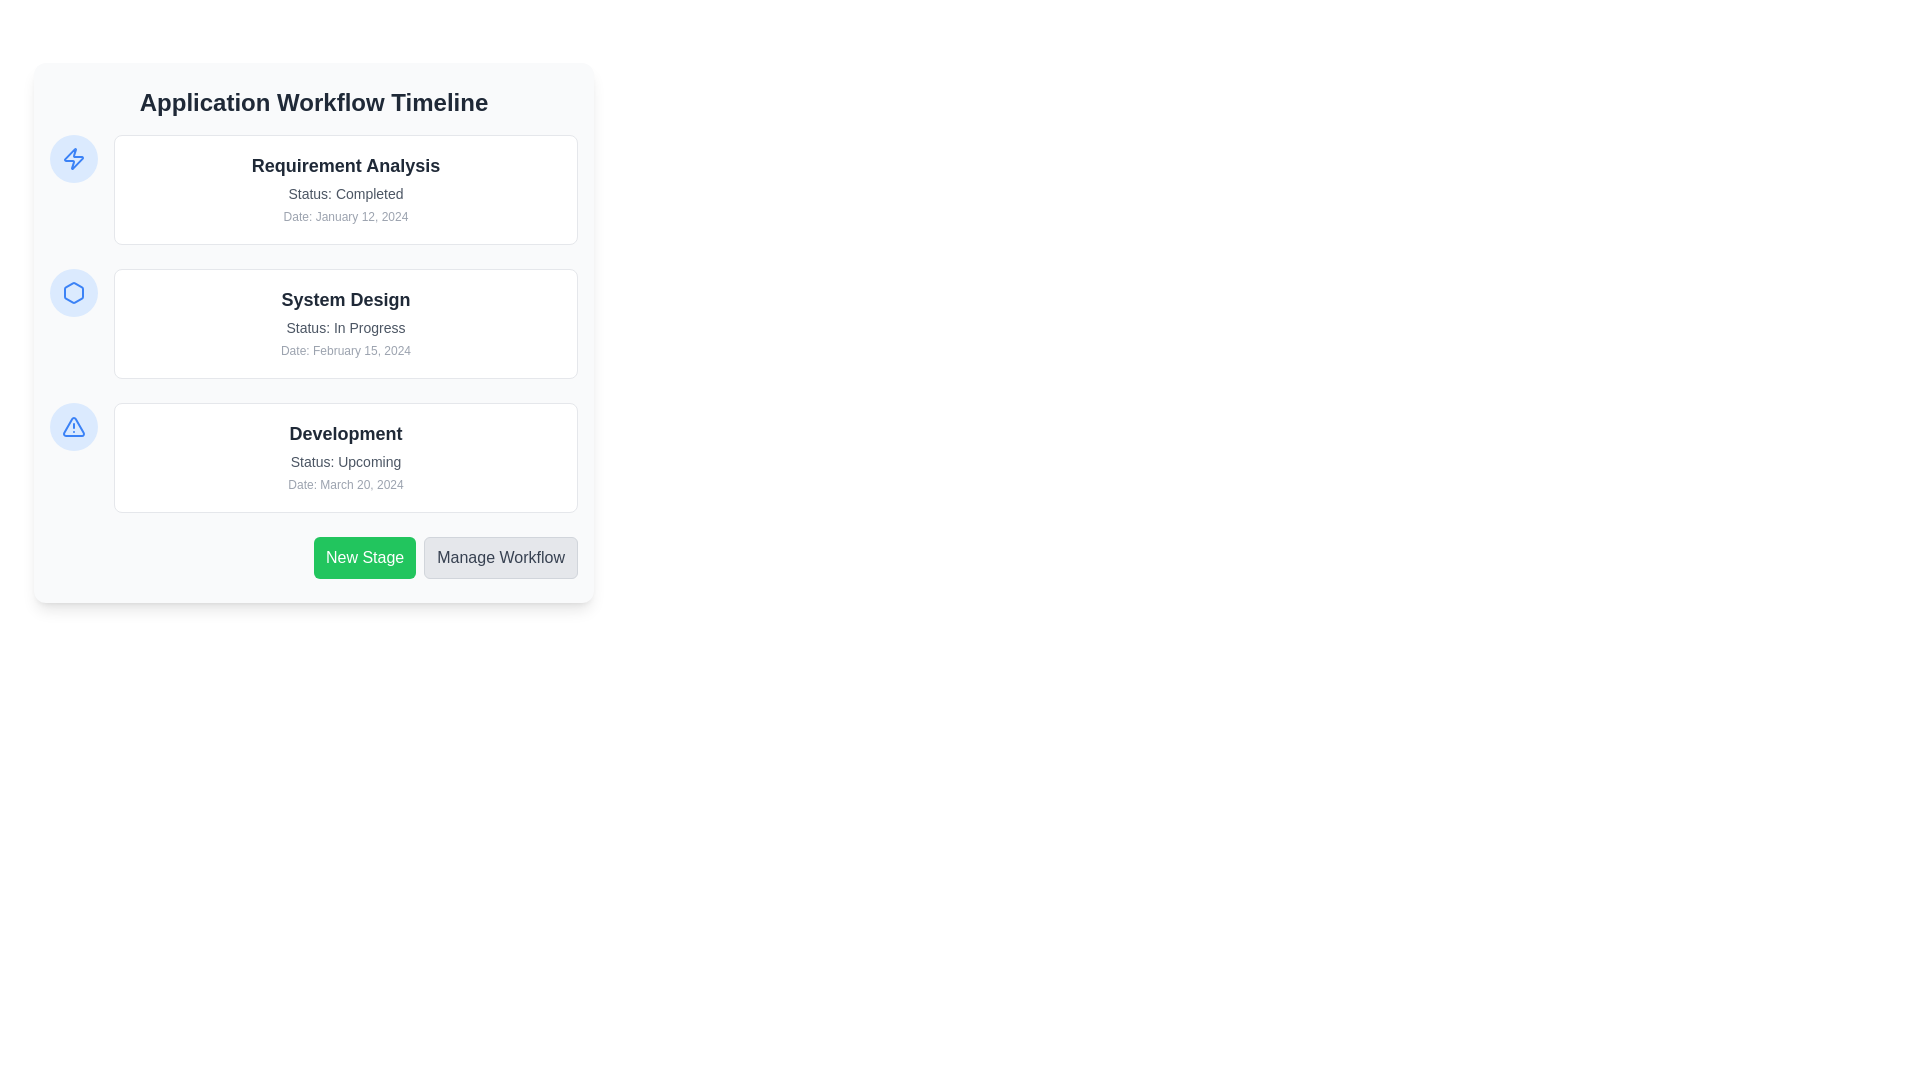 This screenshot has height=1080, width=1920. I want to click on the warning icon representing a warning or alert located to the left of the 'Development' section in the workflow timeline, so click(73, 426).